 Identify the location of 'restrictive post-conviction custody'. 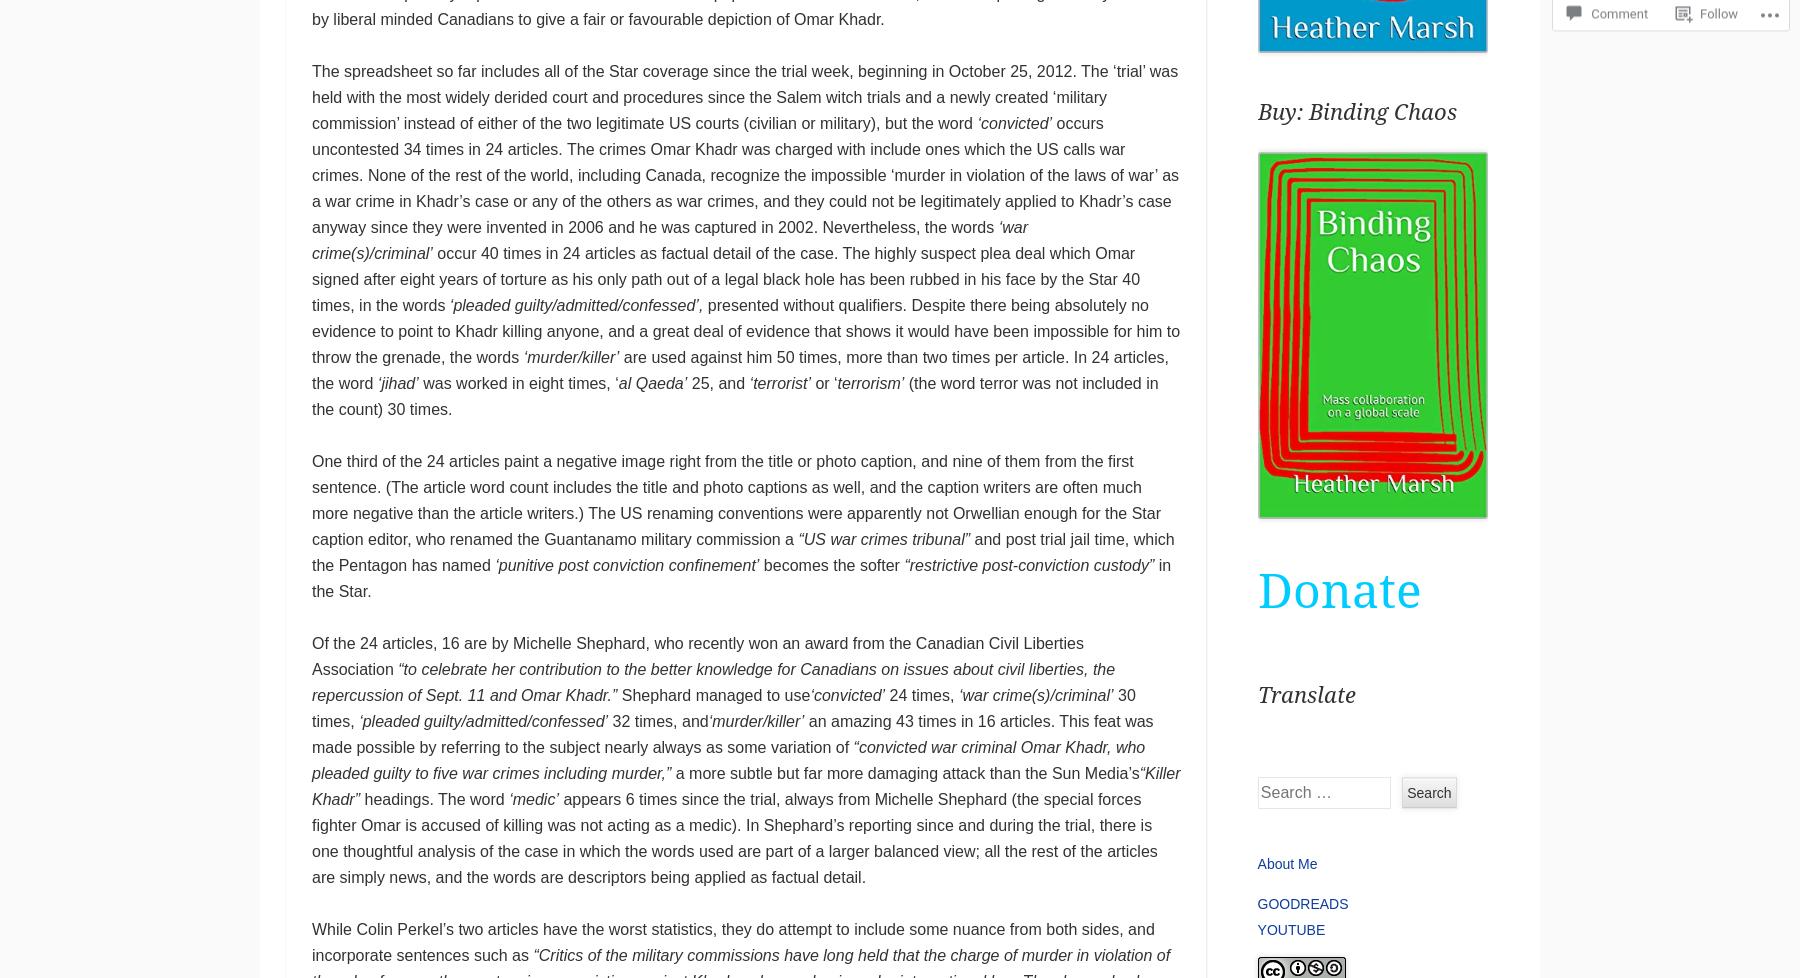
(1028, 565).